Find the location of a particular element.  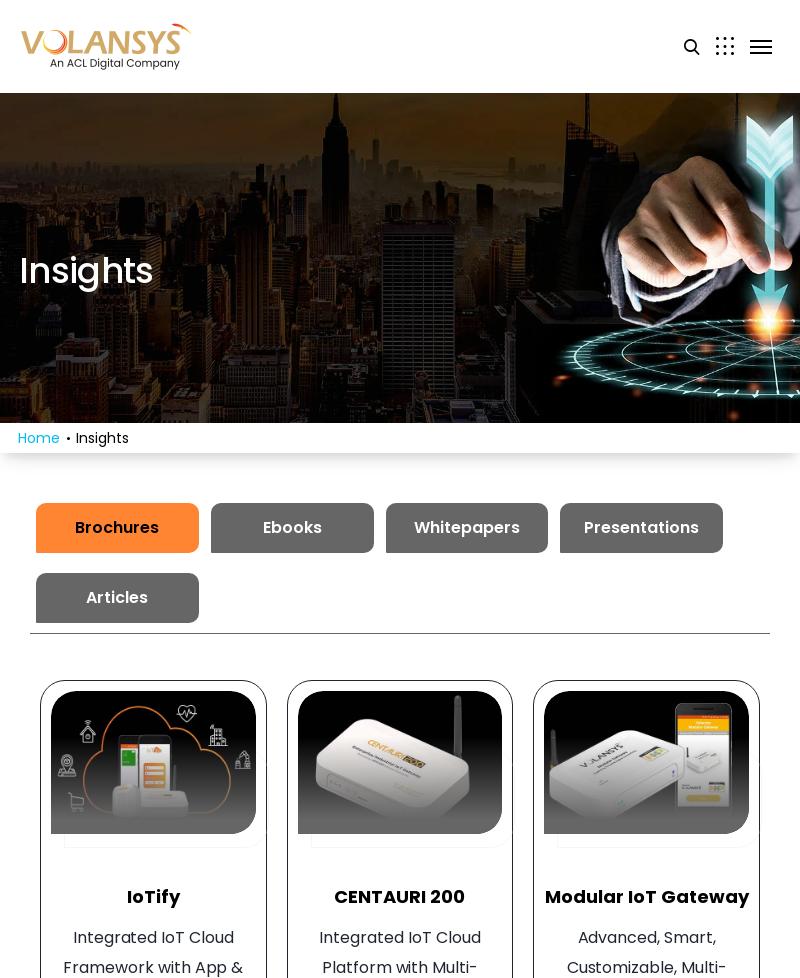

'Home' is located at coordinates (38, 437).